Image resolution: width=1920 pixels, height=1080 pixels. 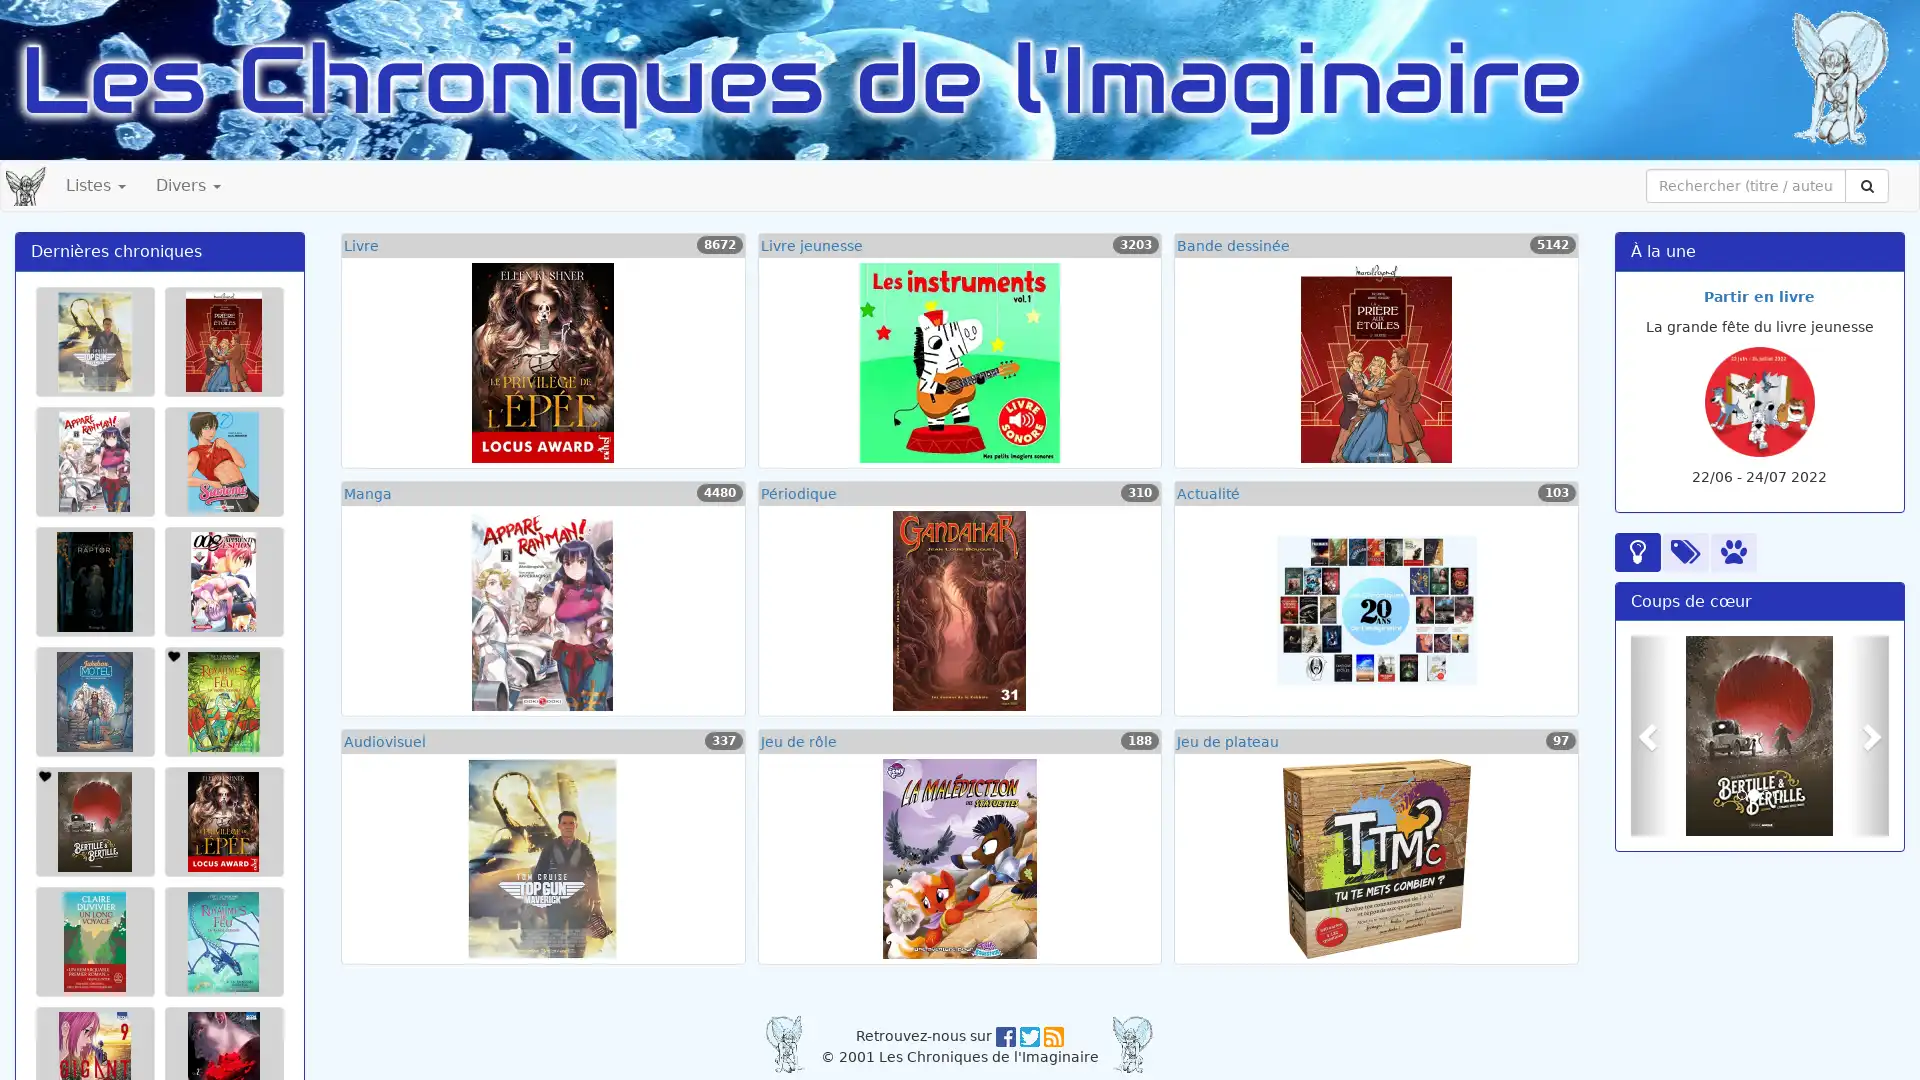 What do you see at coordinates (188, 185) in the screenshot?
I see `Divers` at bounding box center [188, 185].